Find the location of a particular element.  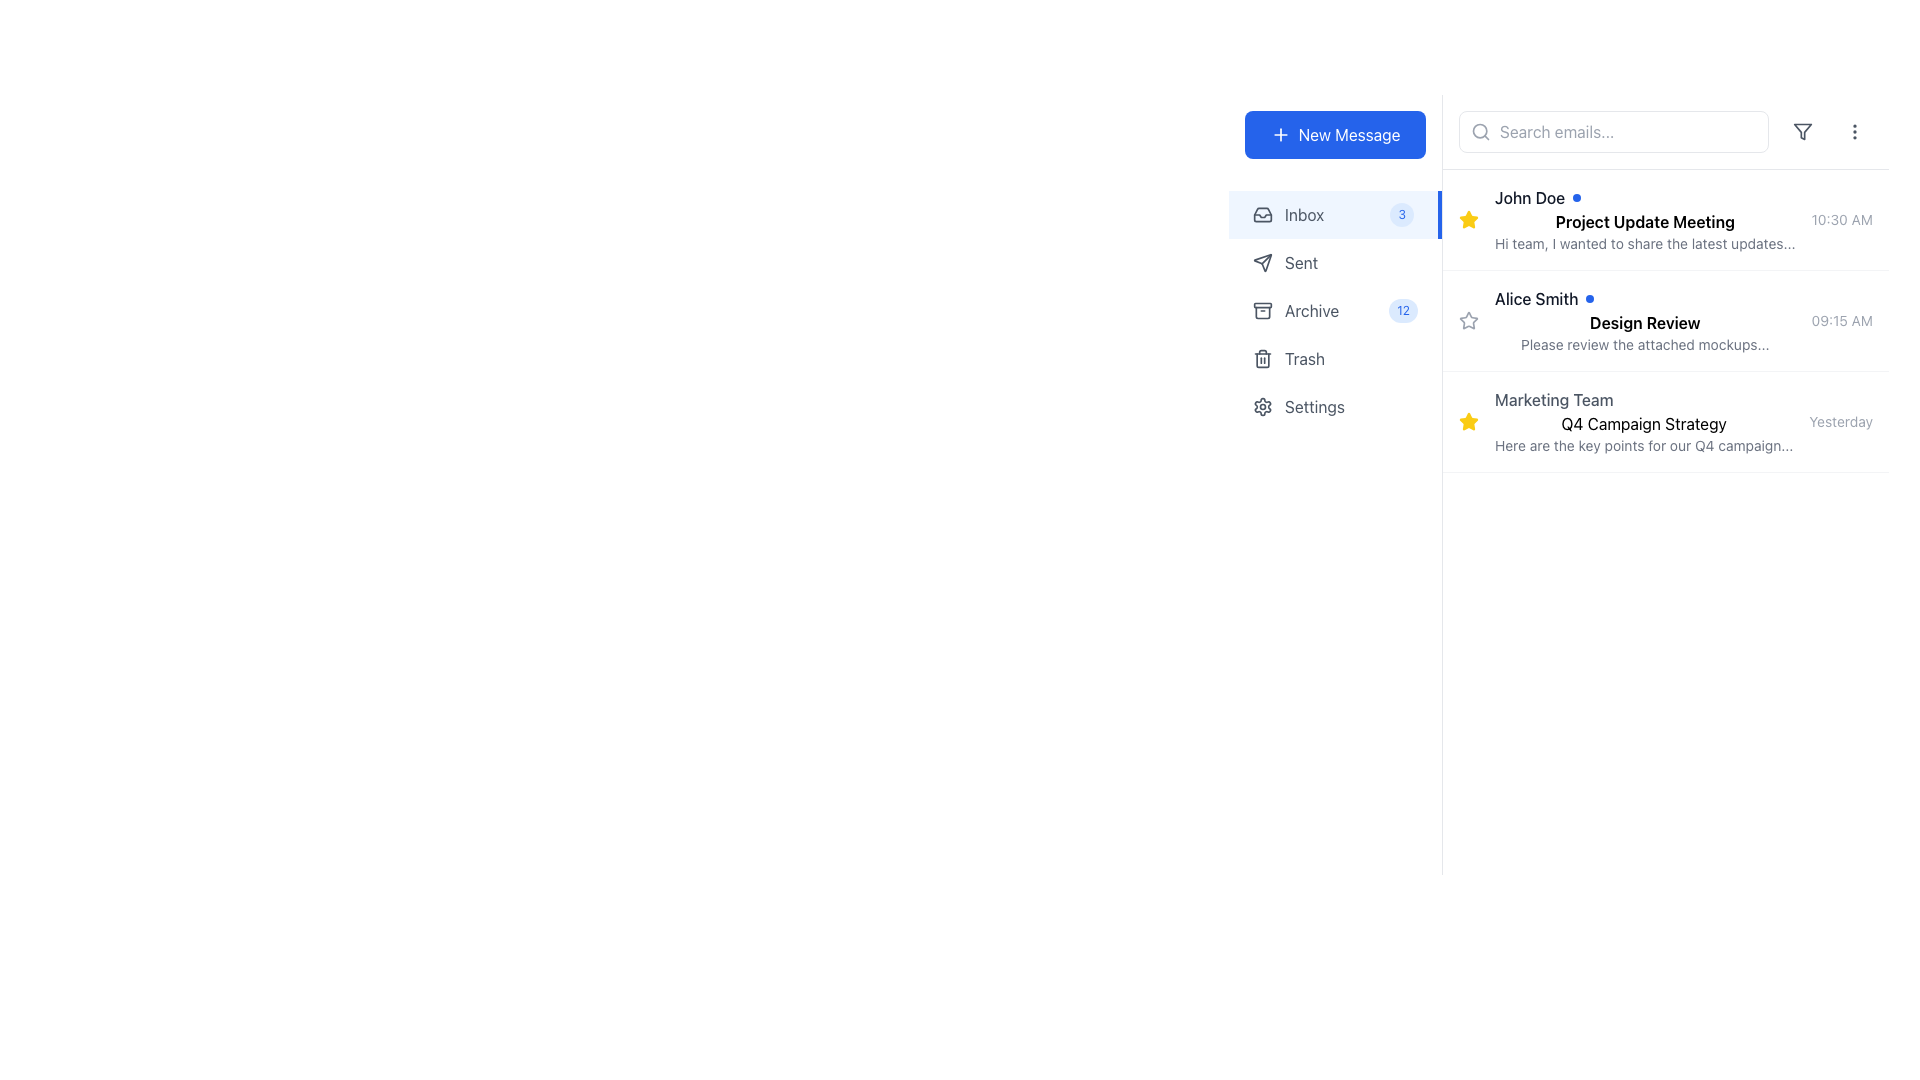

the filter button located in the top-right corner of the horizontal bar, adjacent to the three vertical dots icon is located at coordinates (1803, 131).